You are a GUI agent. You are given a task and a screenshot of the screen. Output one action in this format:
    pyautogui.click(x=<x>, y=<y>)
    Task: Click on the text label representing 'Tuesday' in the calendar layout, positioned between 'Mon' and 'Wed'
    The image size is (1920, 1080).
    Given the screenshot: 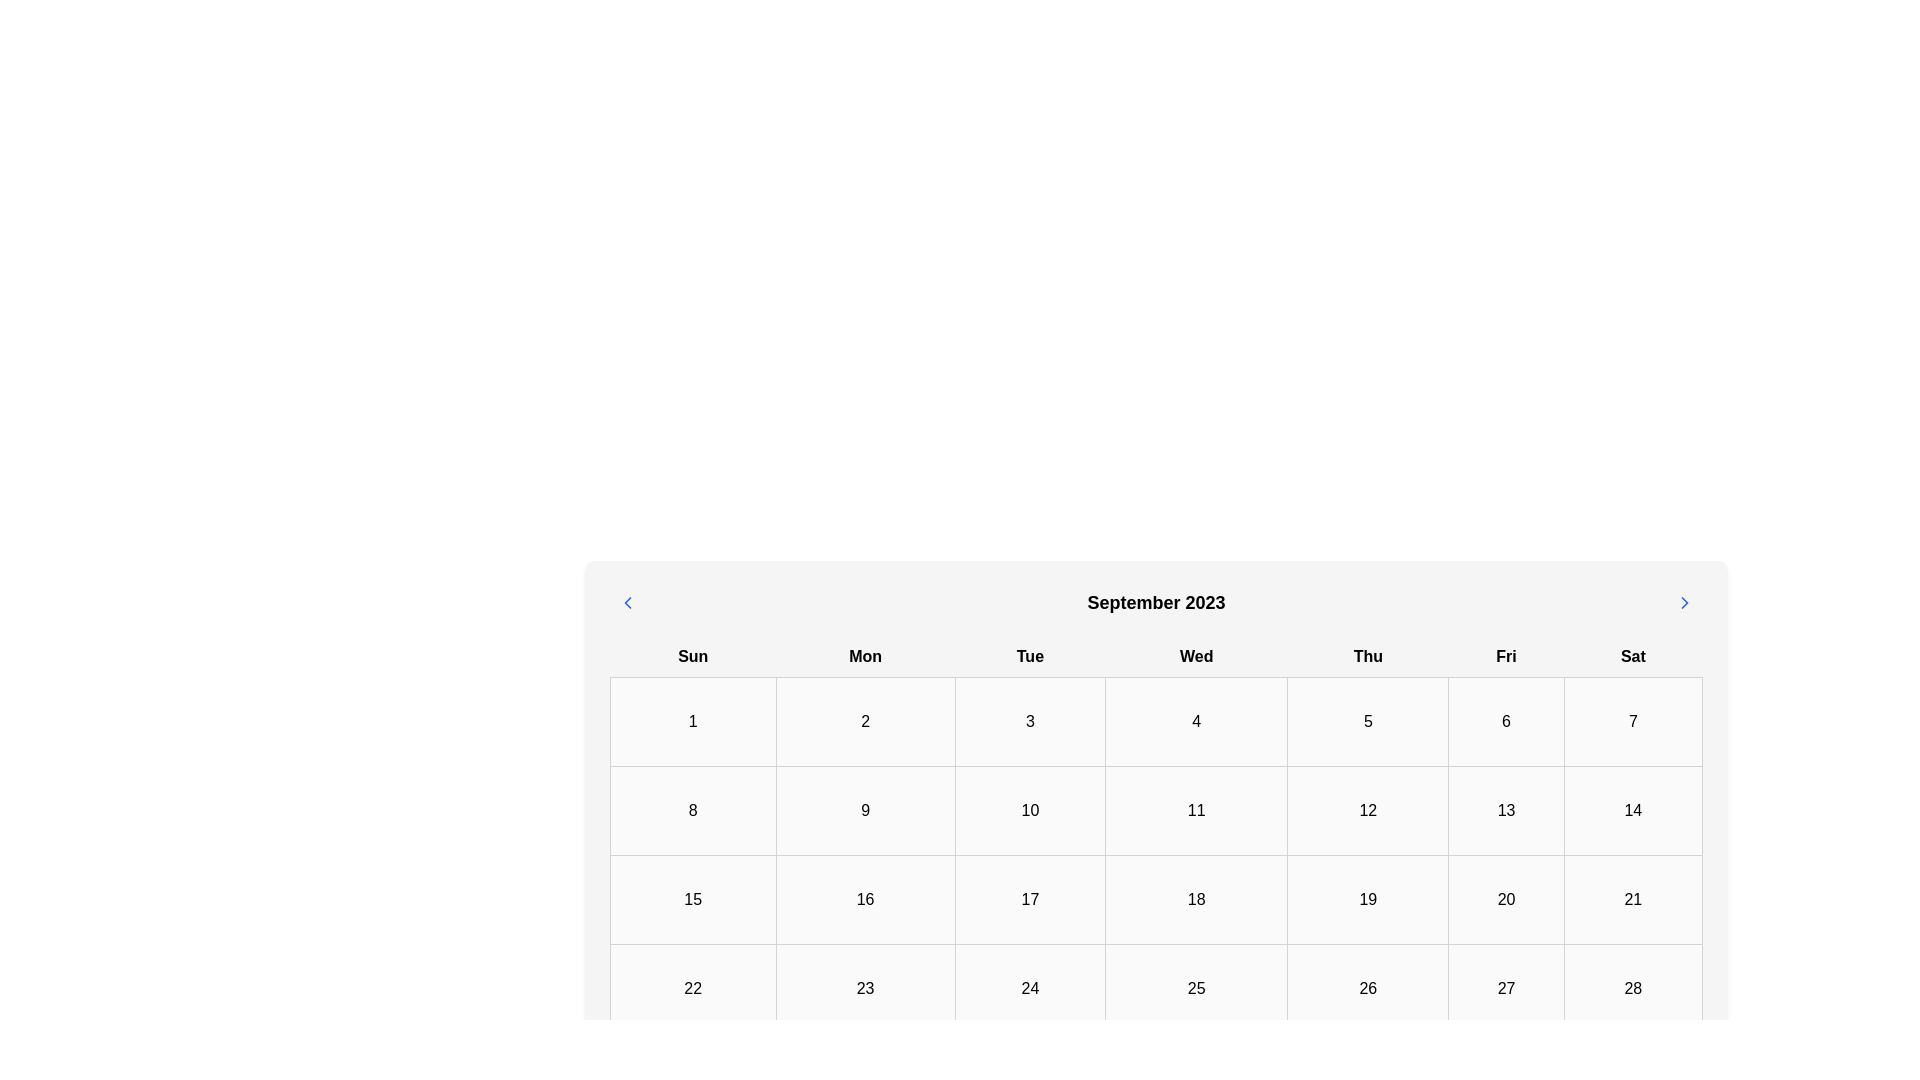 What is the action you would take?
    pyautogui.click(x=1030, y=657)
    